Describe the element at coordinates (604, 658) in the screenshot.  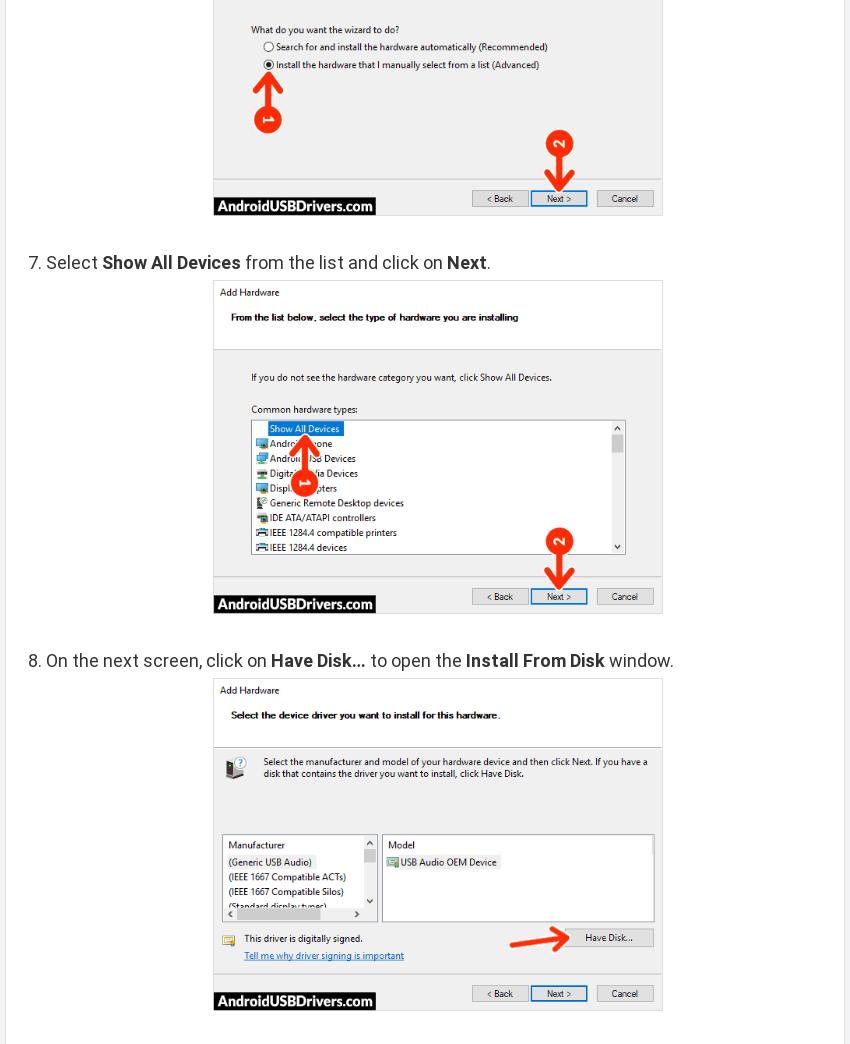
I see `'window.'` at that location.